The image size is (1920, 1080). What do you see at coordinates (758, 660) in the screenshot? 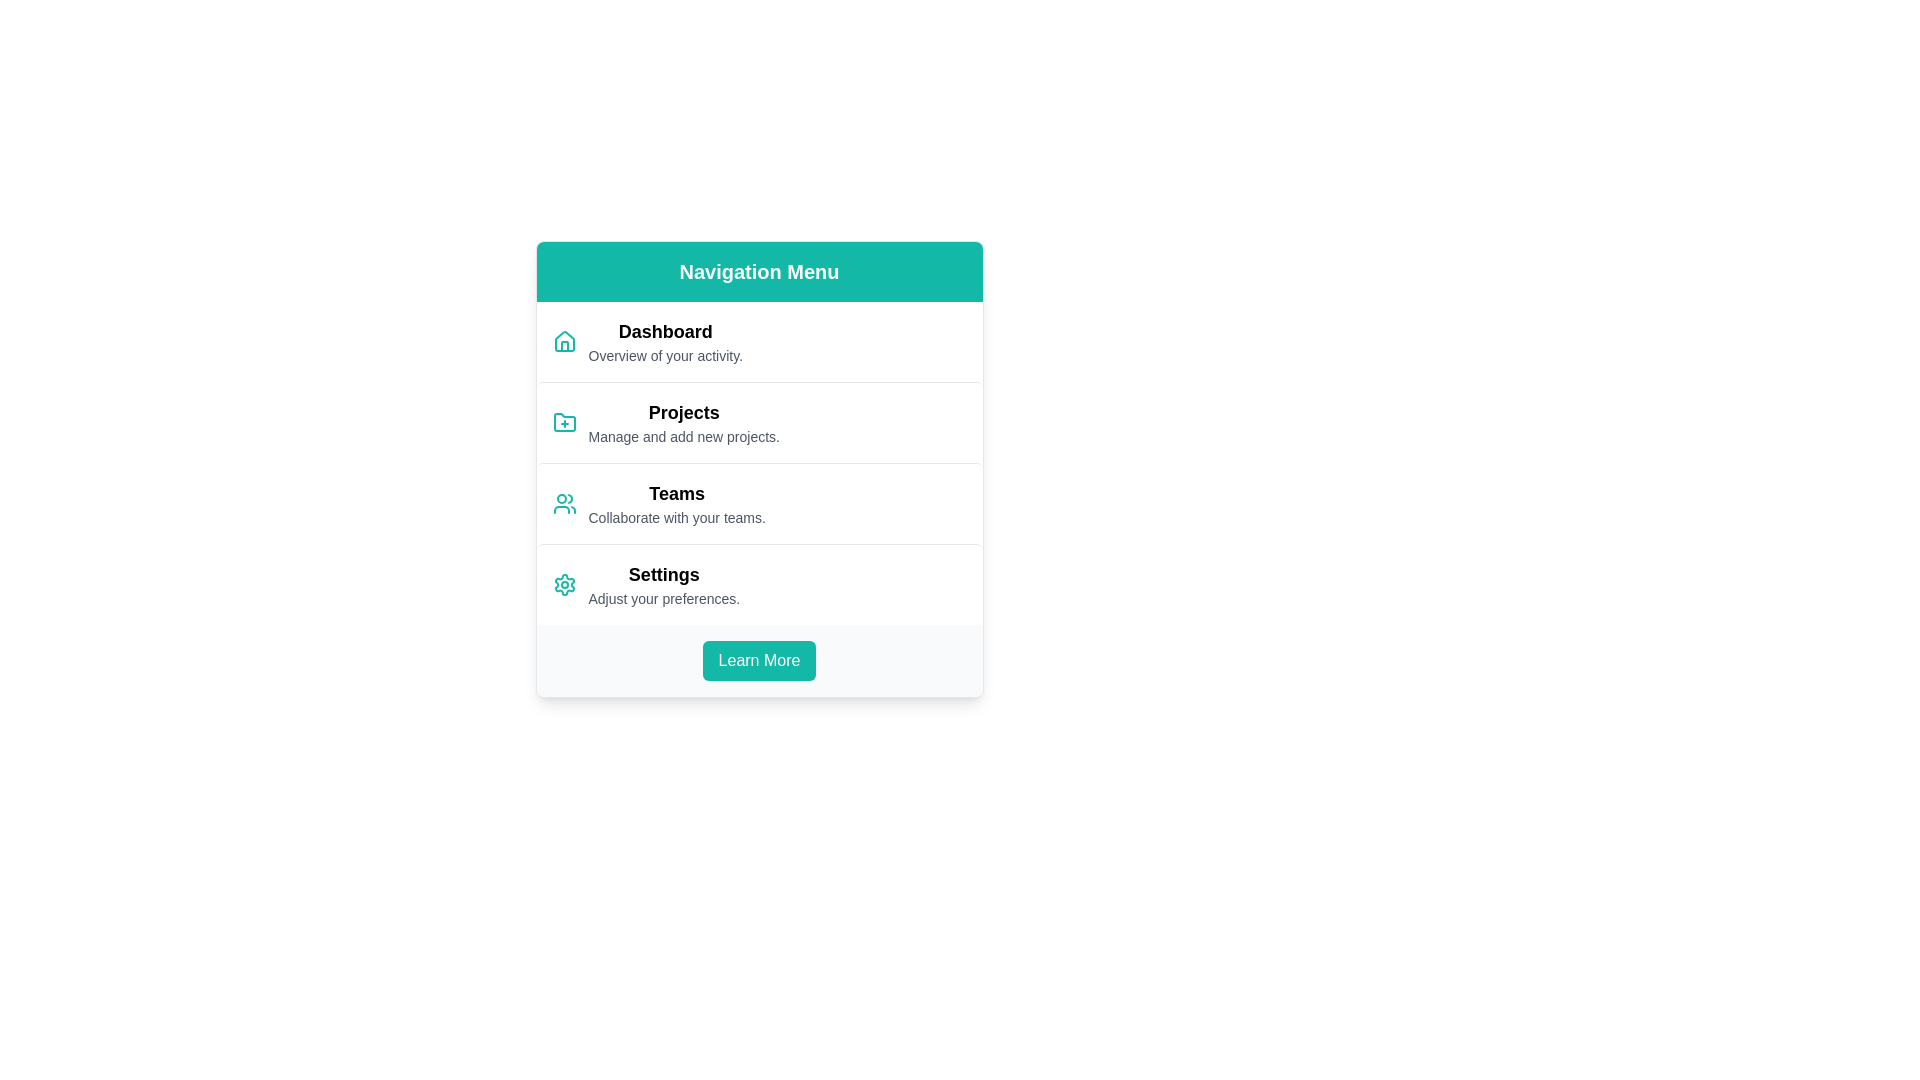
I see `the 'Learn More' button, which is a teal rectangular button with rounded corners and white text, located at the bottom of the navigation menu card` at bounding box center [758, 660].